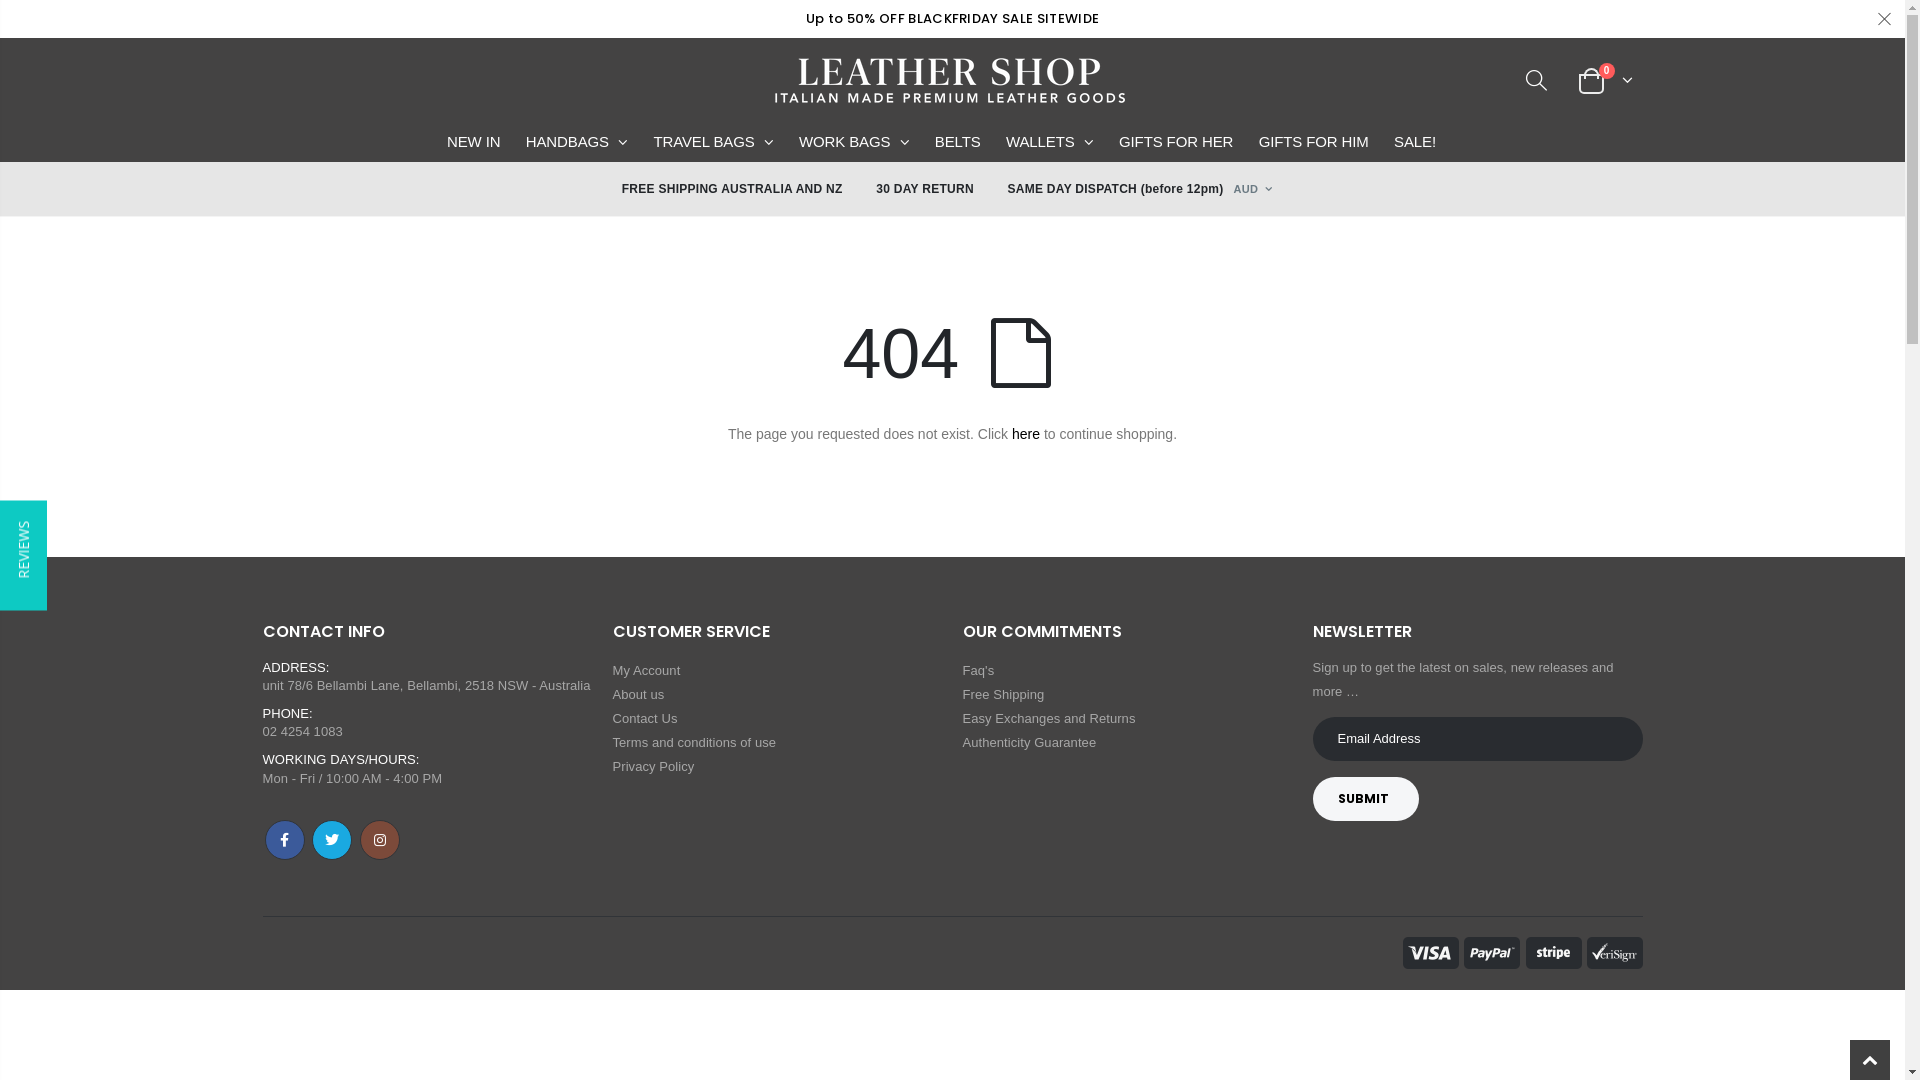  Describe the element at coordinates (646, 670) in the screenshot. I see `'My Account'` at that location.